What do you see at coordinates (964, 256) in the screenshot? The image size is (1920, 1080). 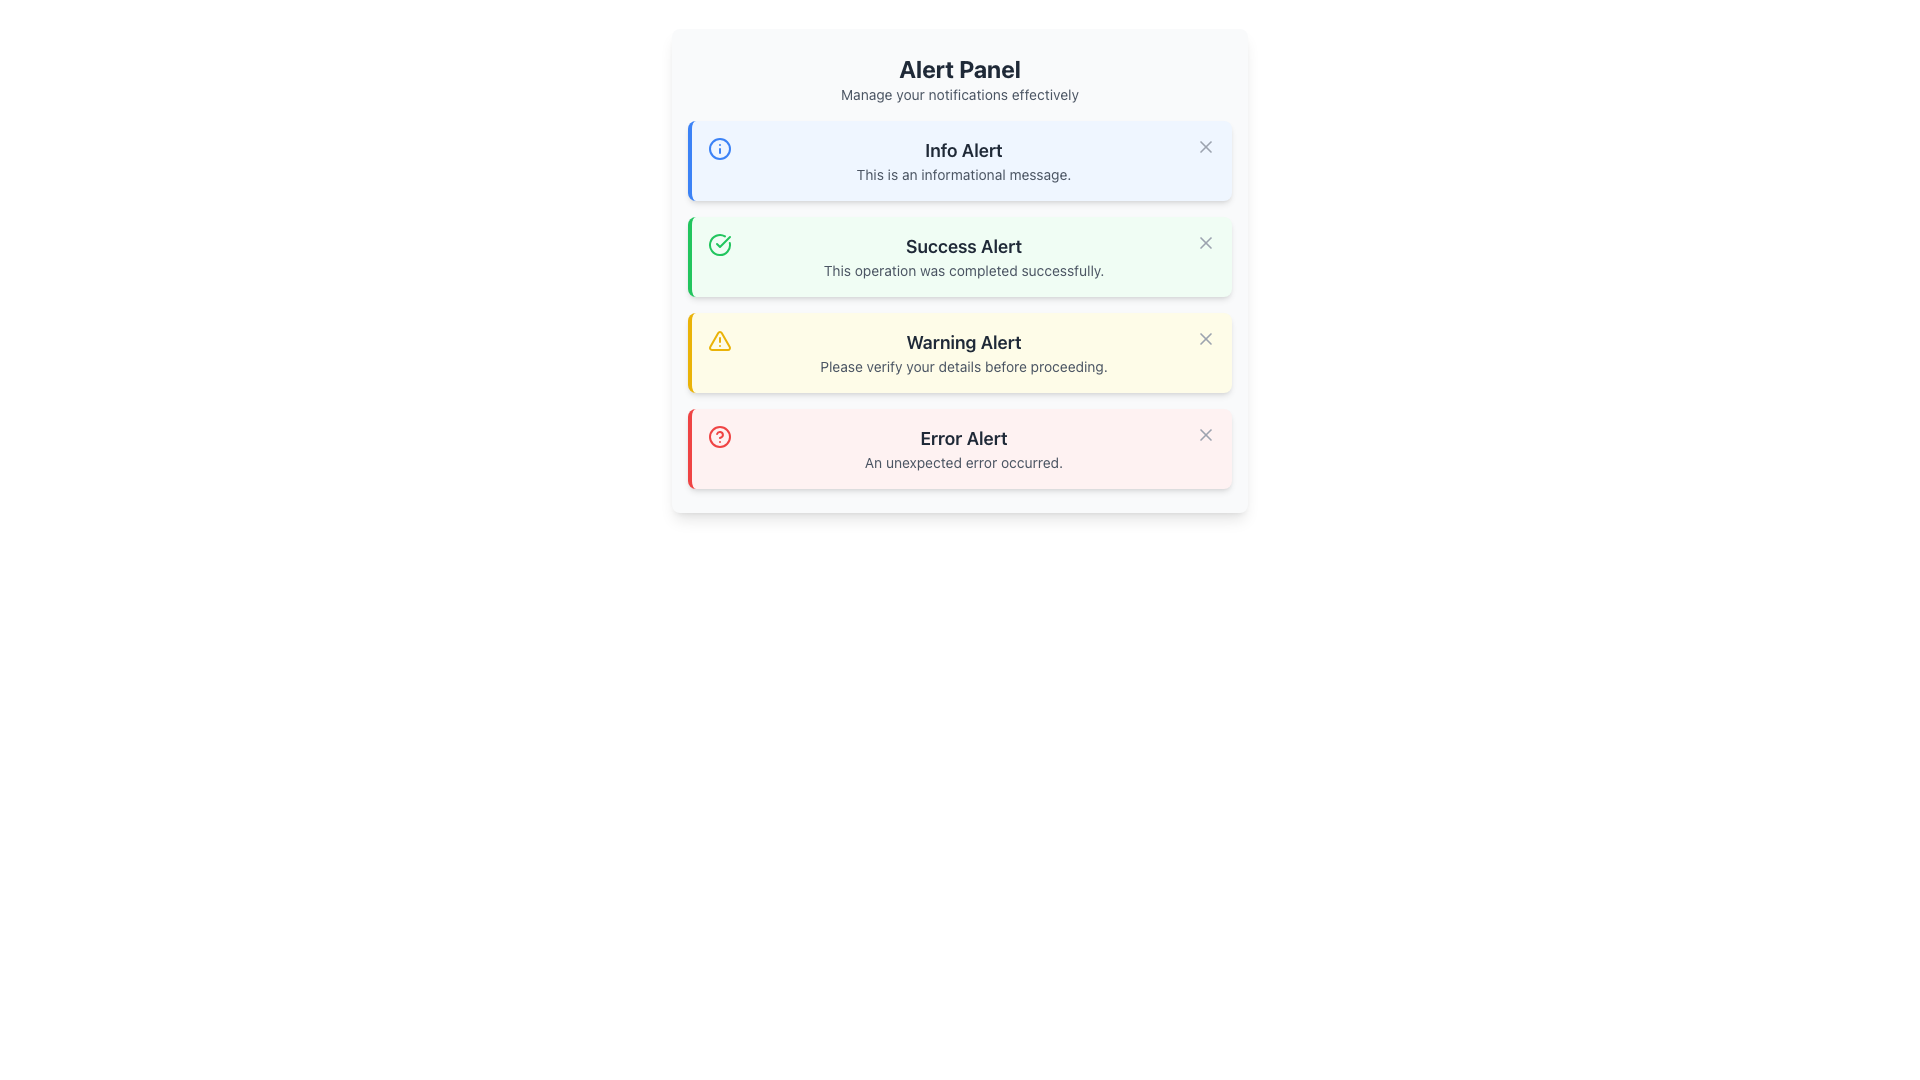 I see `the 'Success Alert' static text block, which displays the message 'This operation was completed successfully.' in a green alert box` at bounding box center [964, 256].